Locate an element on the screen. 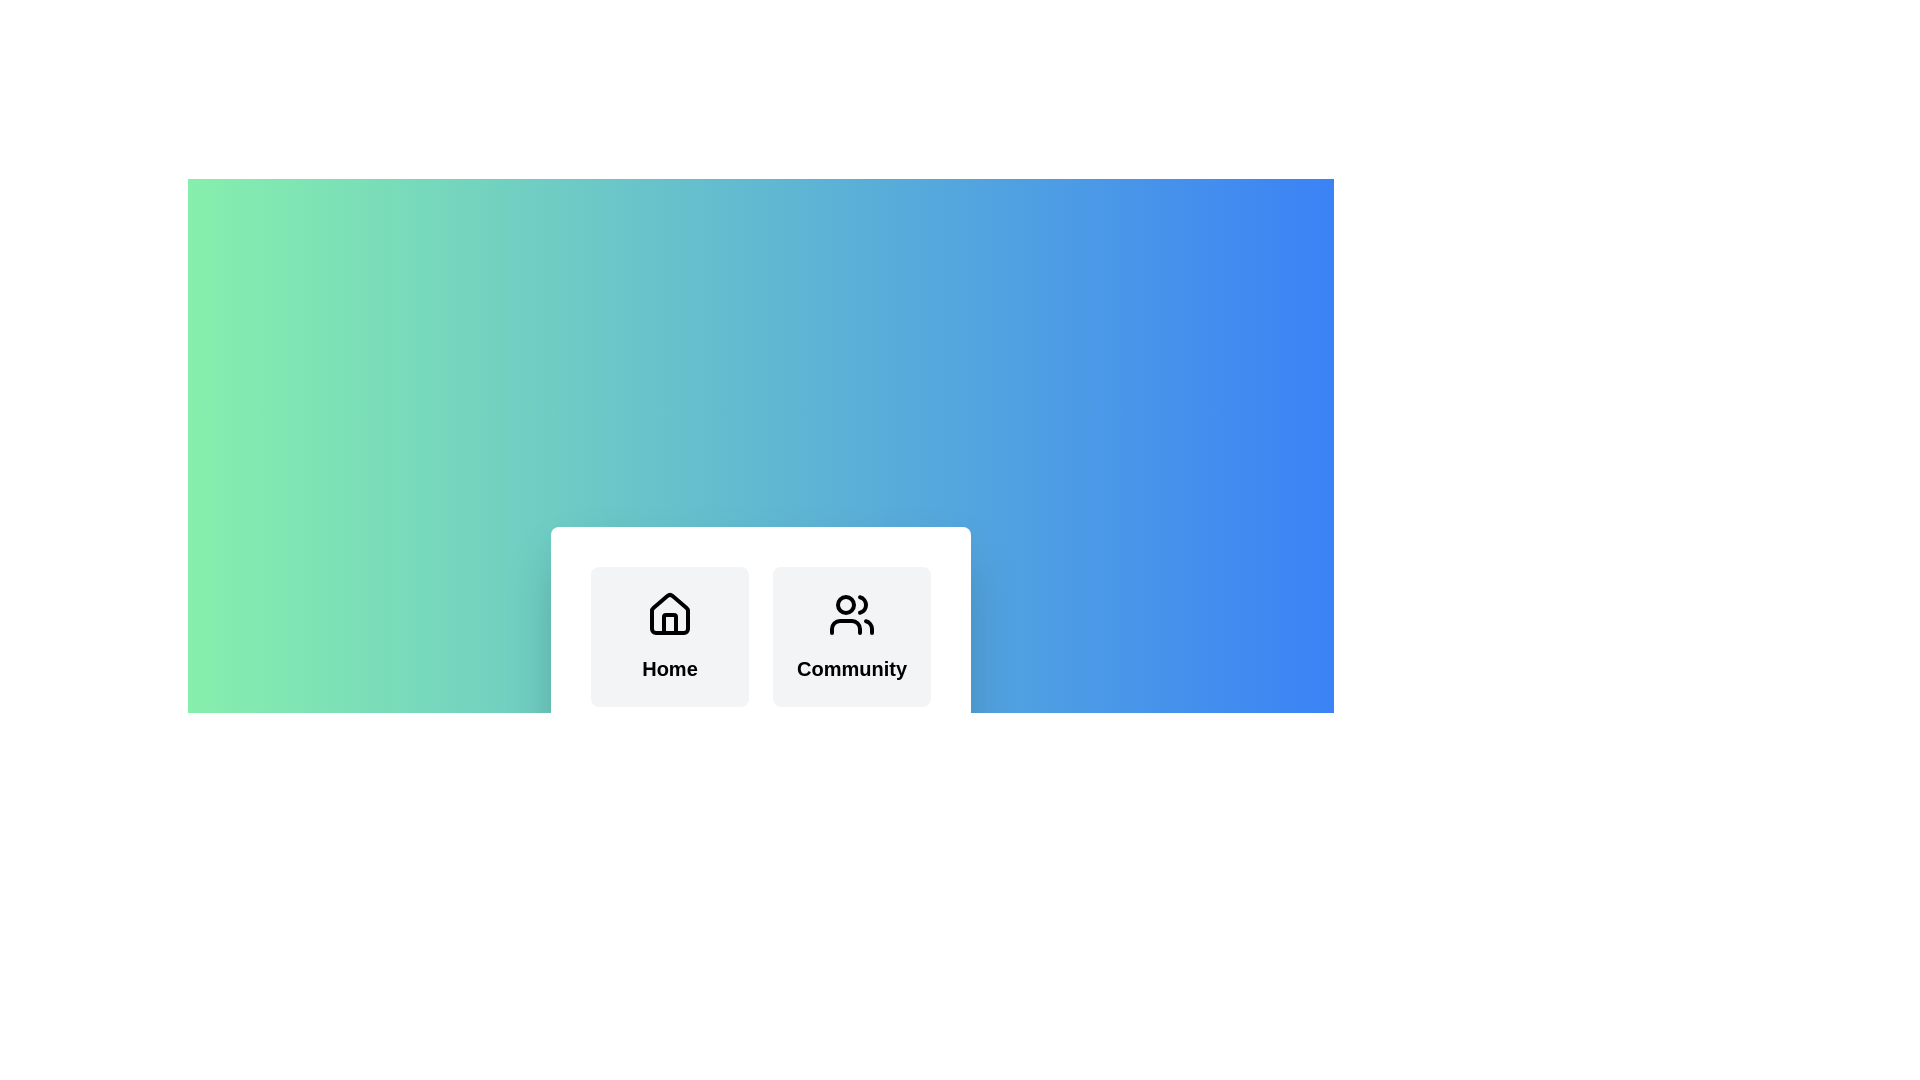 The width and height of the screenshot is (1920, 1080). the icon of the 'Community' button, which features grouped user silhouettes above the label text and is styled with a light gray background and rounded corners is located at coordinates (851, 636).